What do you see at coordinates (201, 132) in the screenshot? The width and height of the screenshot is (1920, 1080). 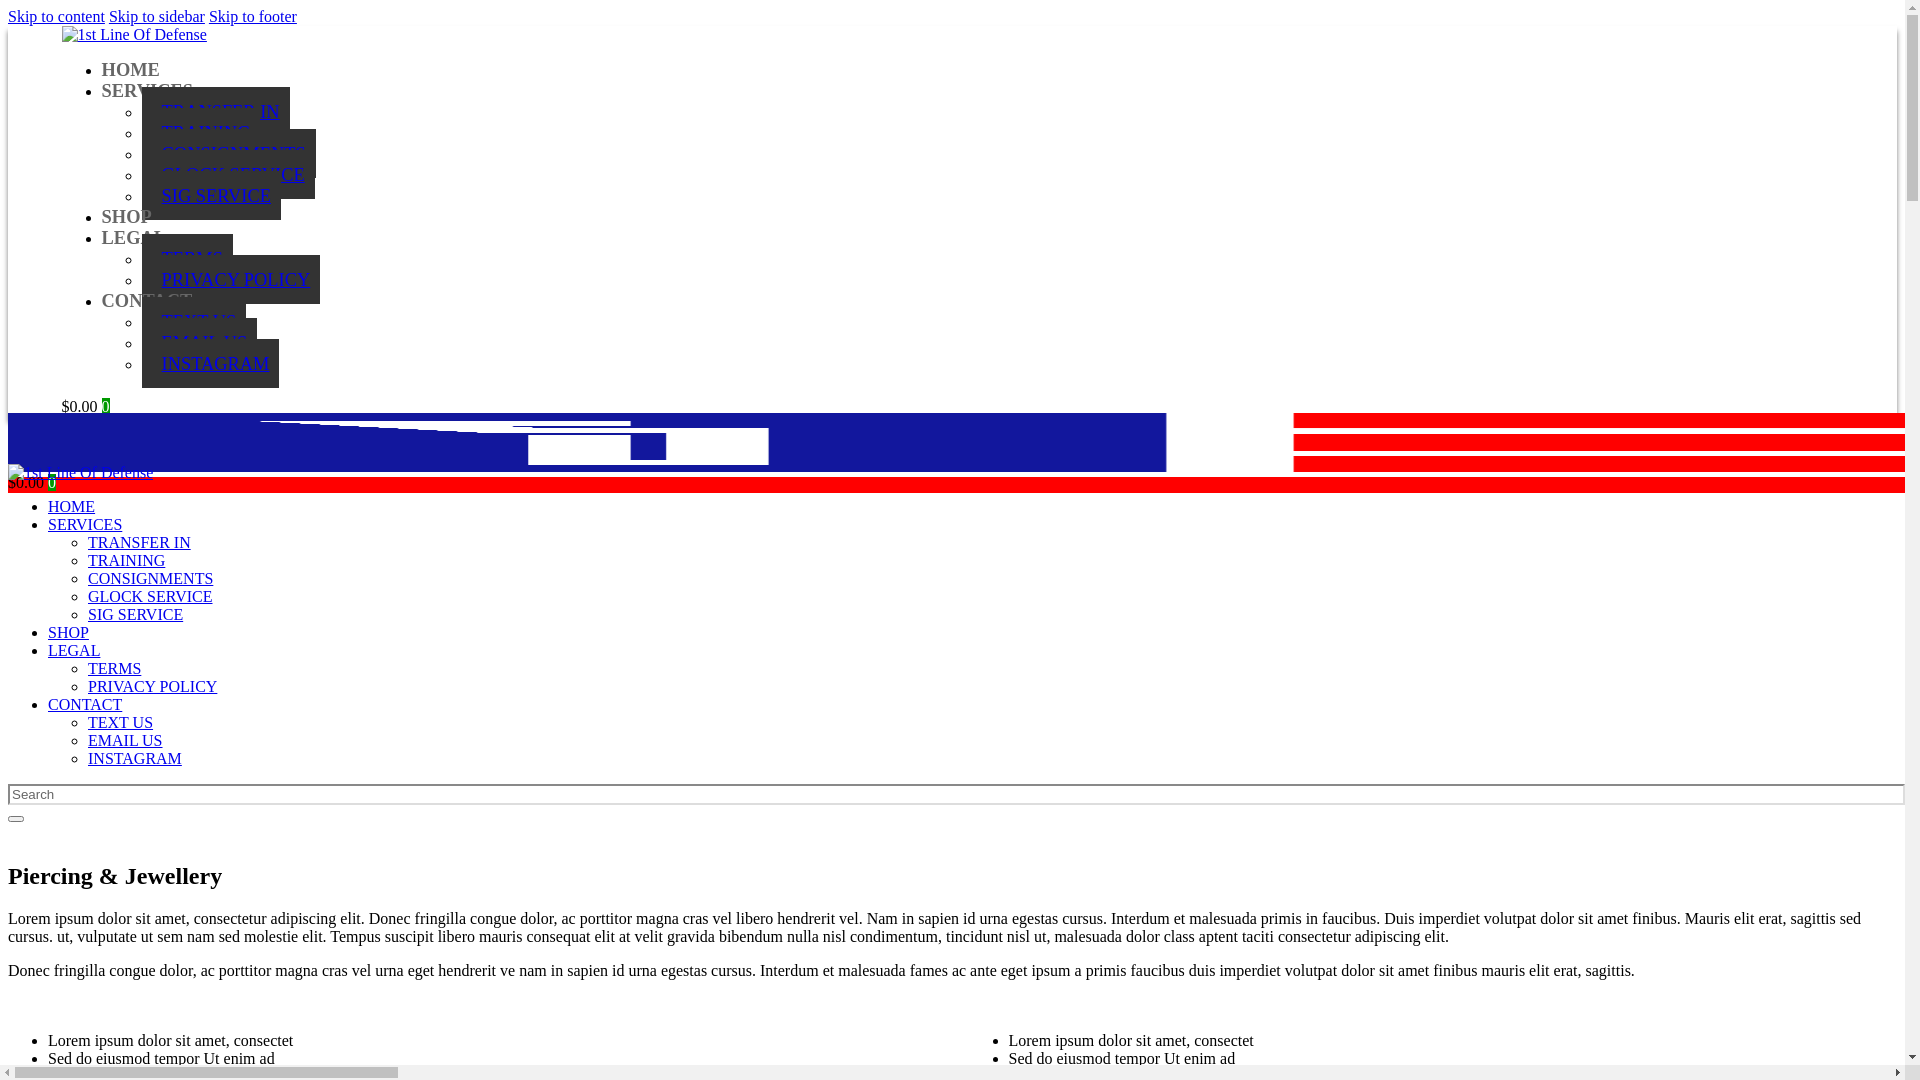 I see `'TRAINING'` at bounding box center [201, 132].